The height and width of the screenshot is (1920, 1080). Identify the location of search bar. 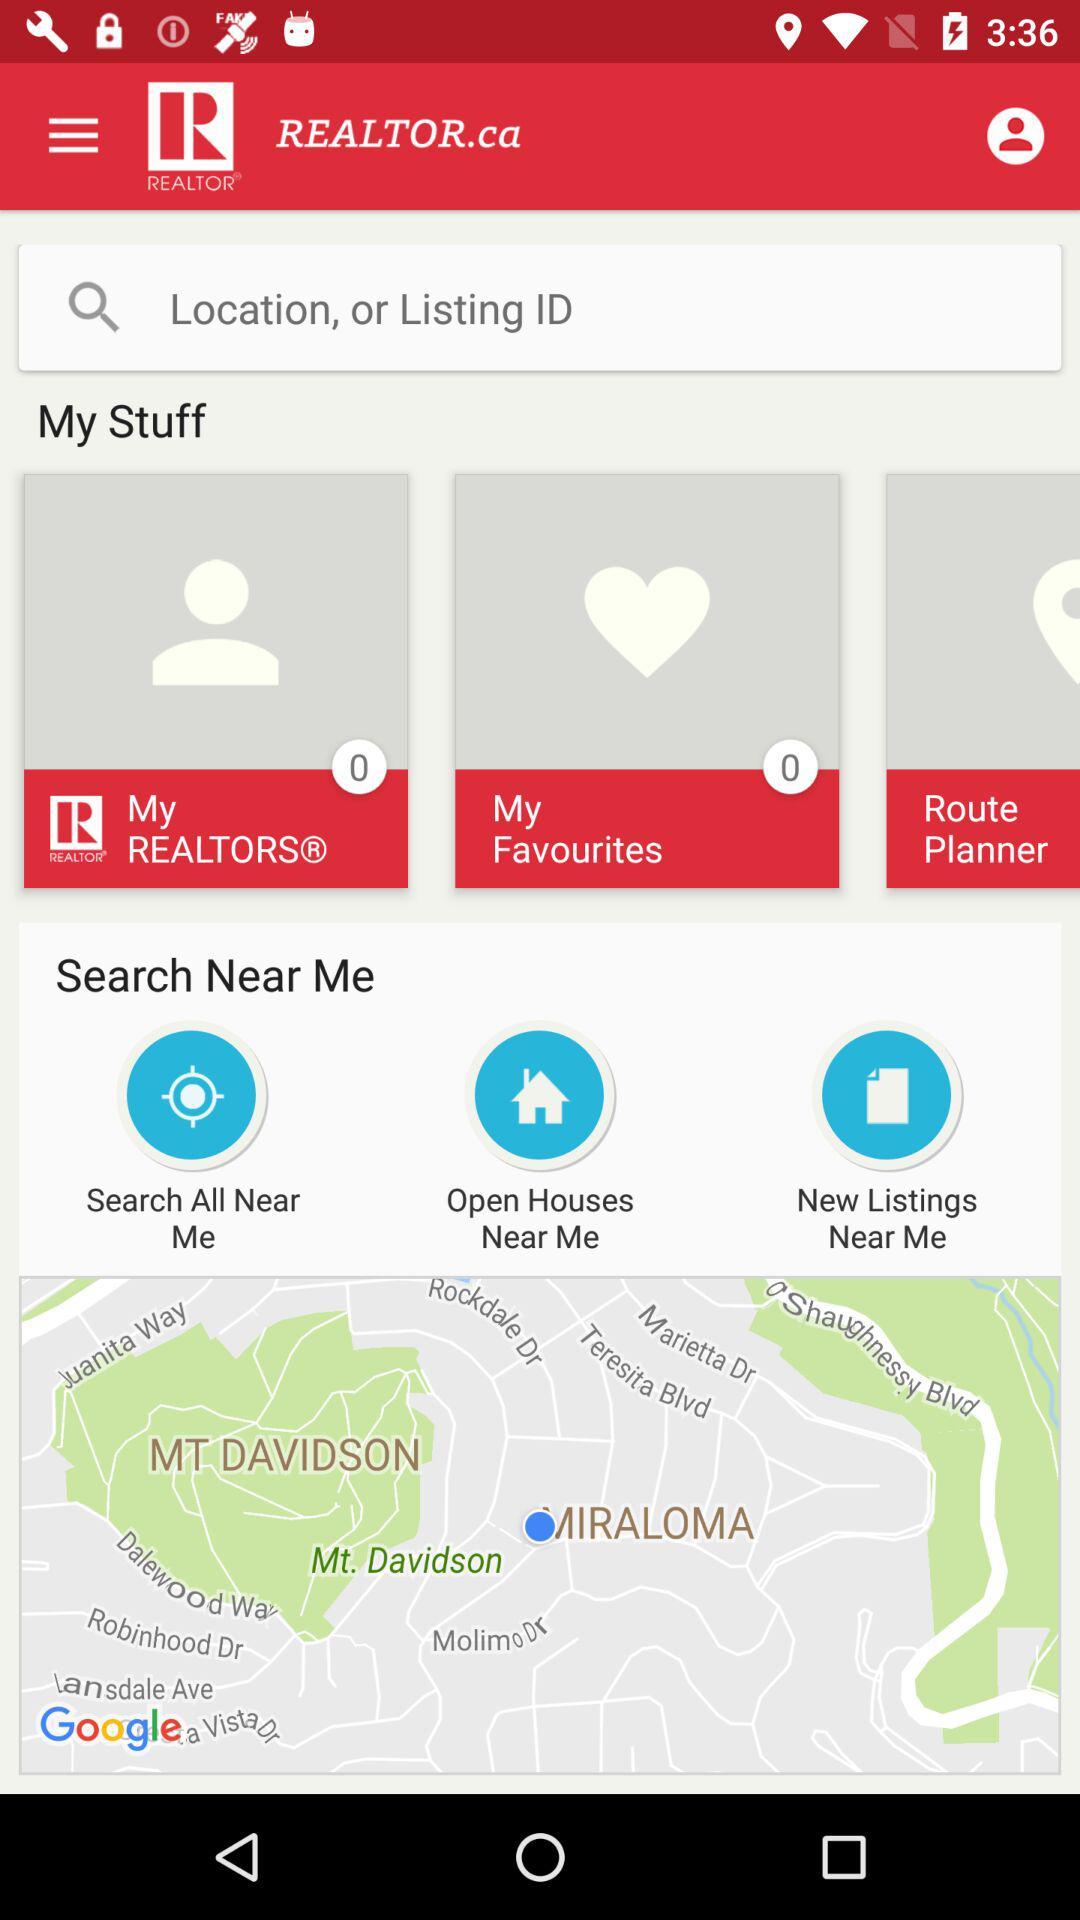
(540, 306).